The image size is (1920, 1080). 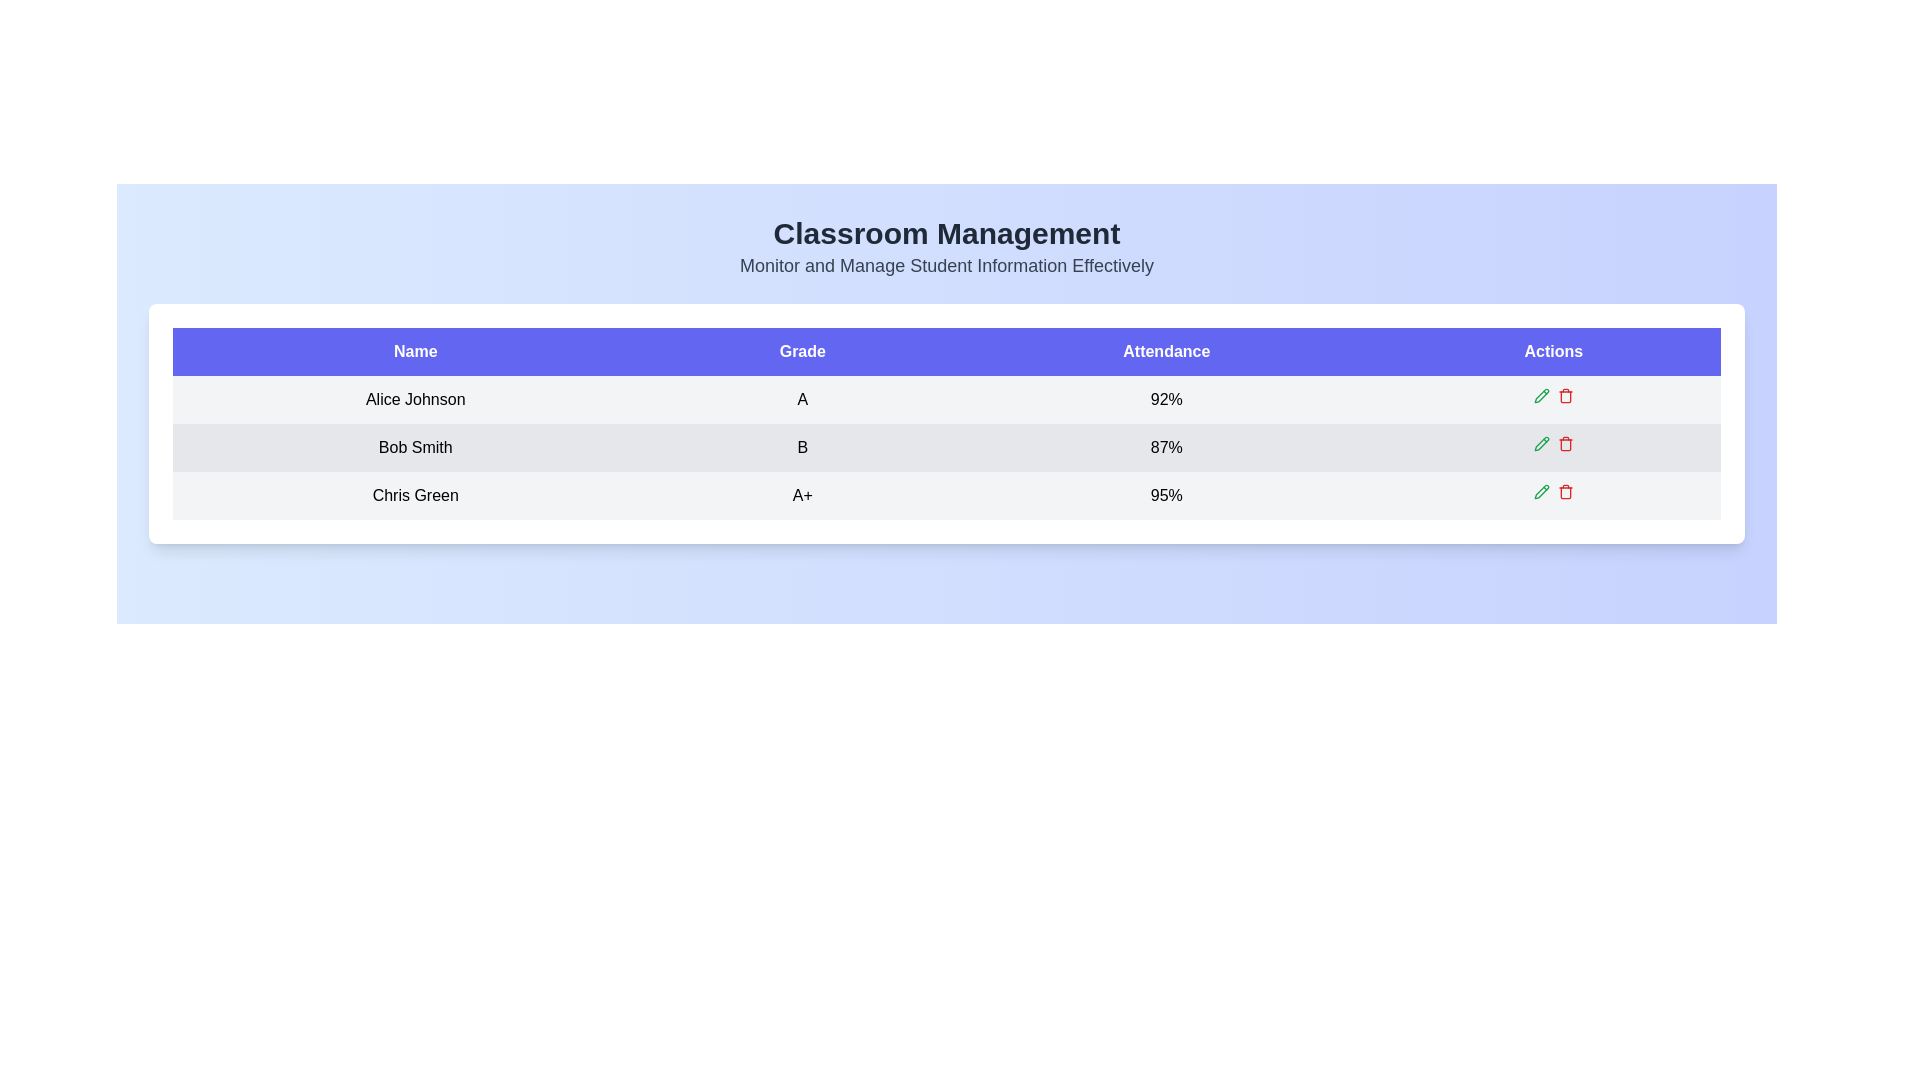 What do you see at coordinates (1552, 492) in the screenshot?
I see `the green pencil icon in the Action group for 'Chris Green'` at bounding box center [1552, 492].